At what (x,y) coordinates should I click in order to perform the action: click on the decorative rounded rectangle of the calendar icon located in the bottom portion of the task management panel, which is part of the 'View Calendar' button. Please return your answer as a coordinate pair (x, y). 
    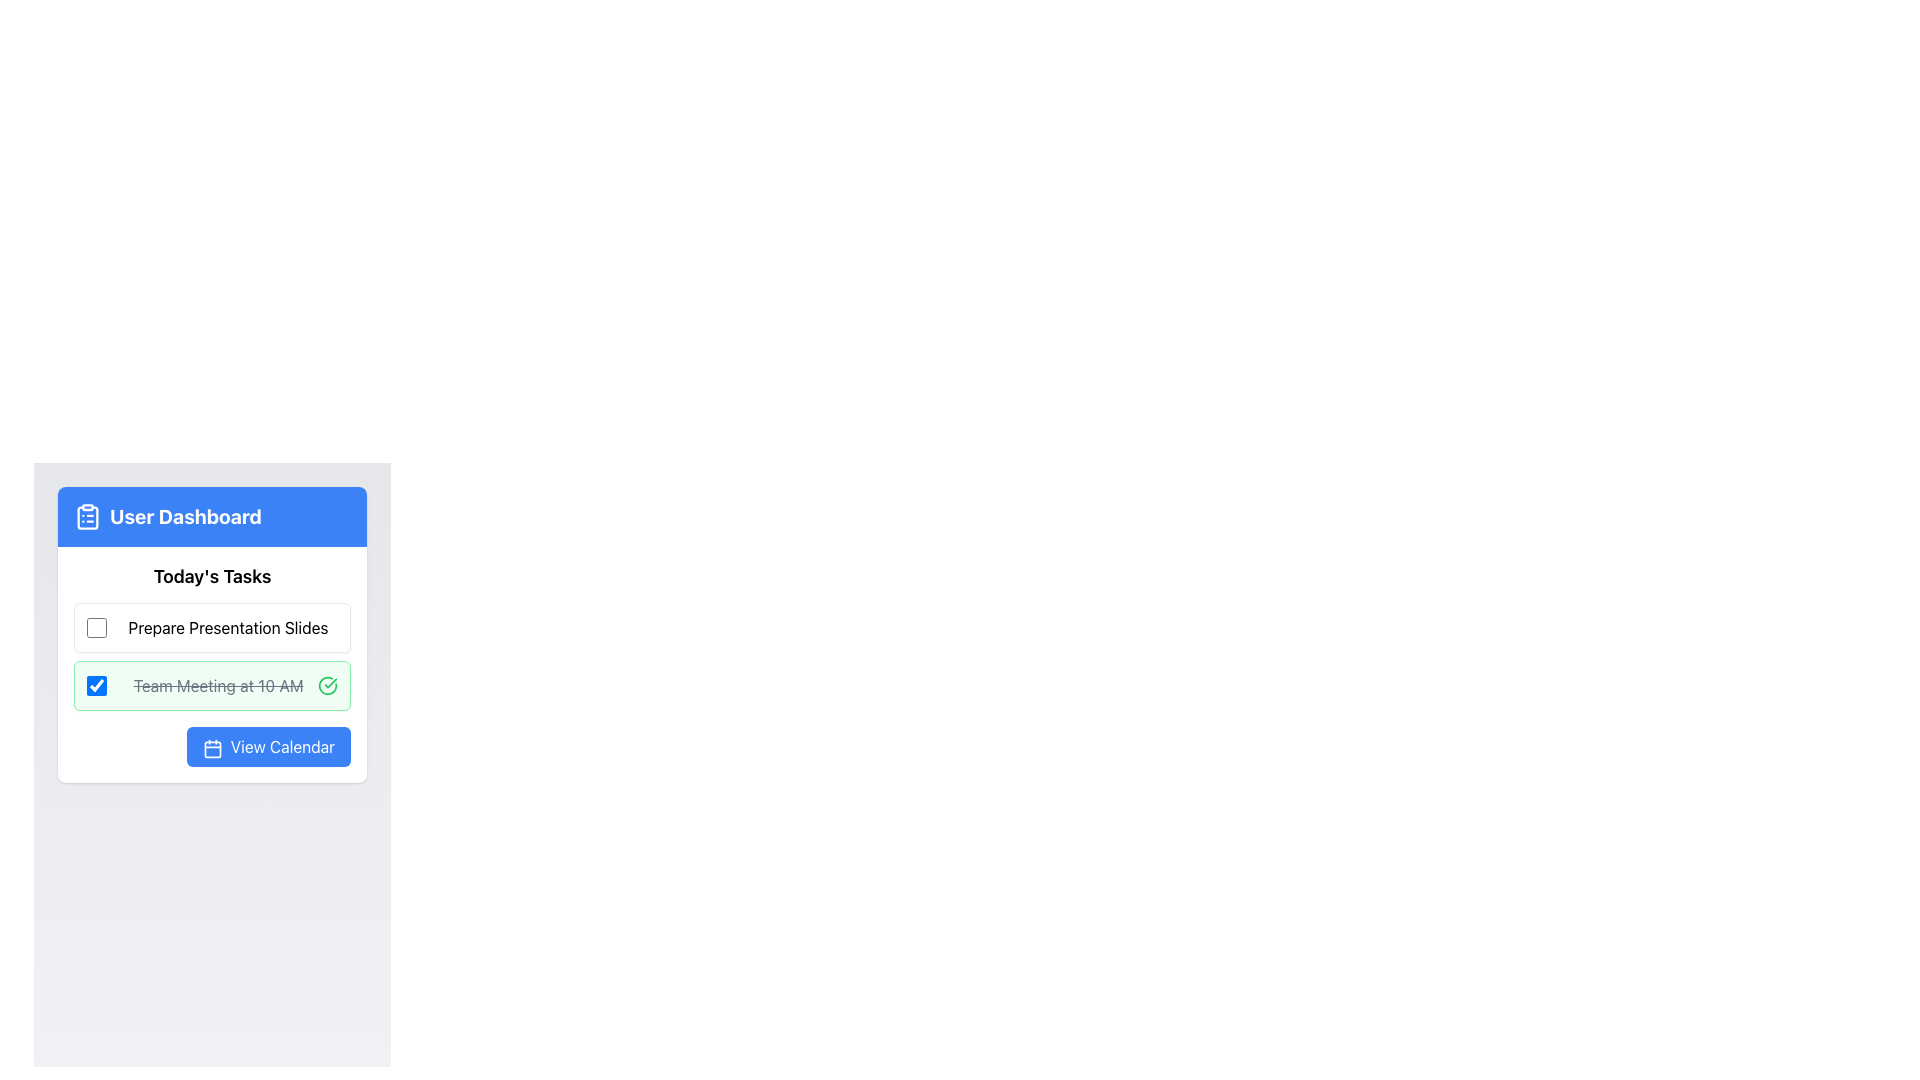
    Looking at the image, I should click on (212, 749).